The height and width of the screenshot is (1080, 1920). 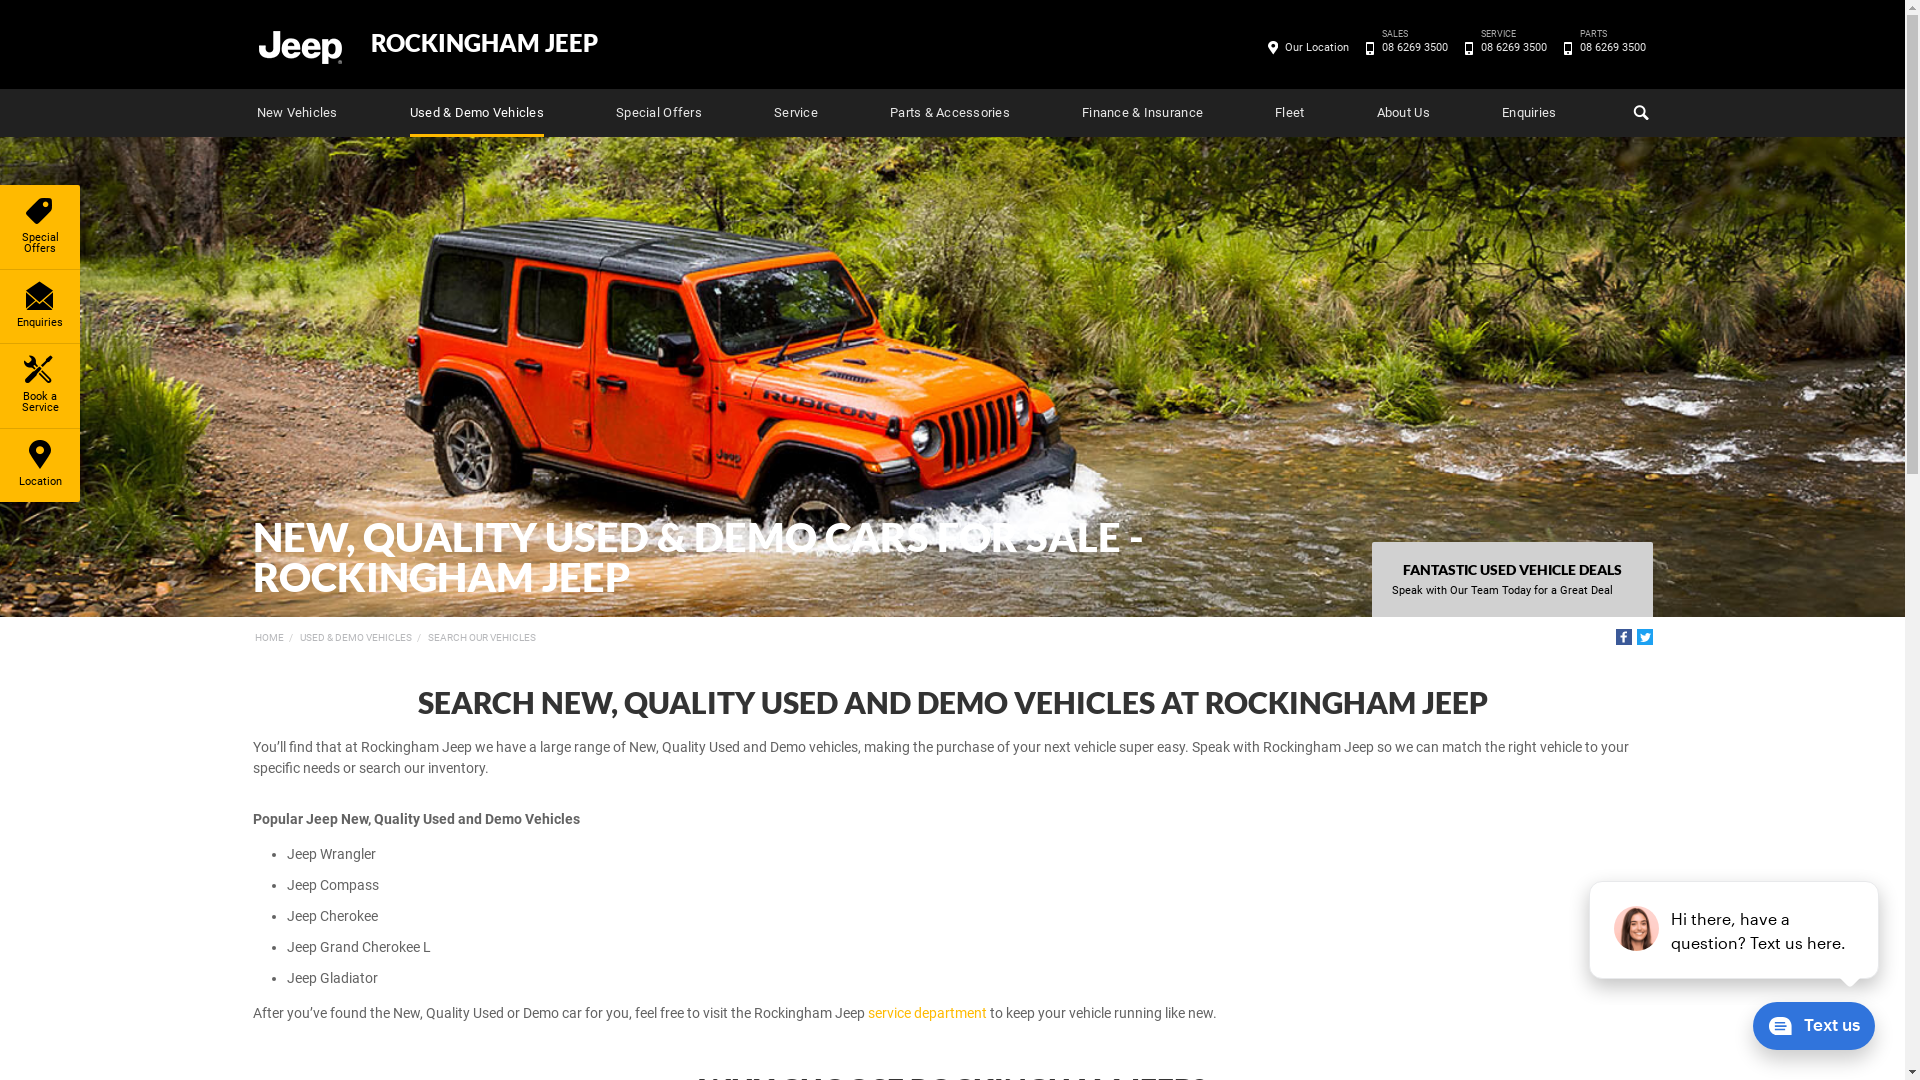 I want to click on 'Book a Service', so click(x=39, y=385).